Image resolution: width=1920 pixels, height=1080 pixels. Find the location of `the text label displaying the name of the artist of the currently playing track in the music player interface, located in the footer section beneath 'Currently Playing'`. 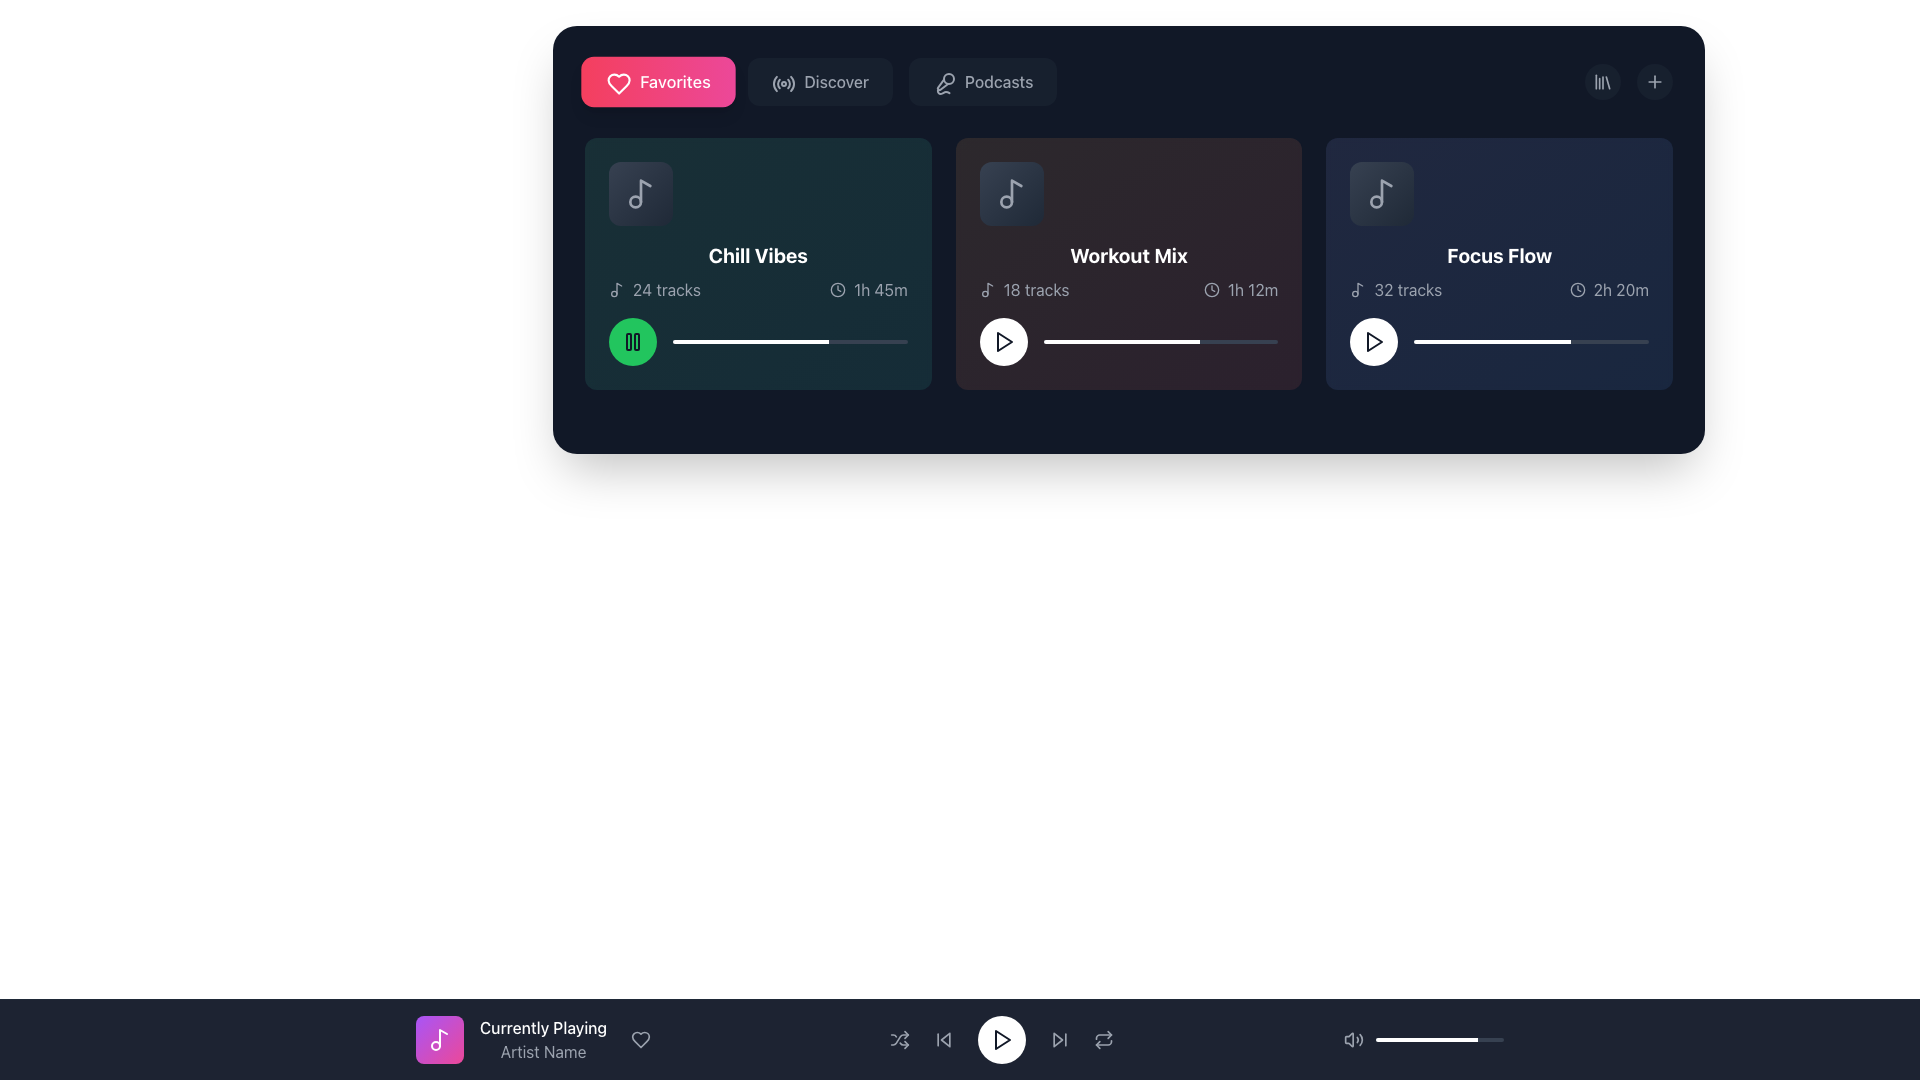

the text label displaying the name of the artist of the currently playing track in the music player interface, located in the footer section beneath 'Currently Playing' is located at coordinates (543, 1051).